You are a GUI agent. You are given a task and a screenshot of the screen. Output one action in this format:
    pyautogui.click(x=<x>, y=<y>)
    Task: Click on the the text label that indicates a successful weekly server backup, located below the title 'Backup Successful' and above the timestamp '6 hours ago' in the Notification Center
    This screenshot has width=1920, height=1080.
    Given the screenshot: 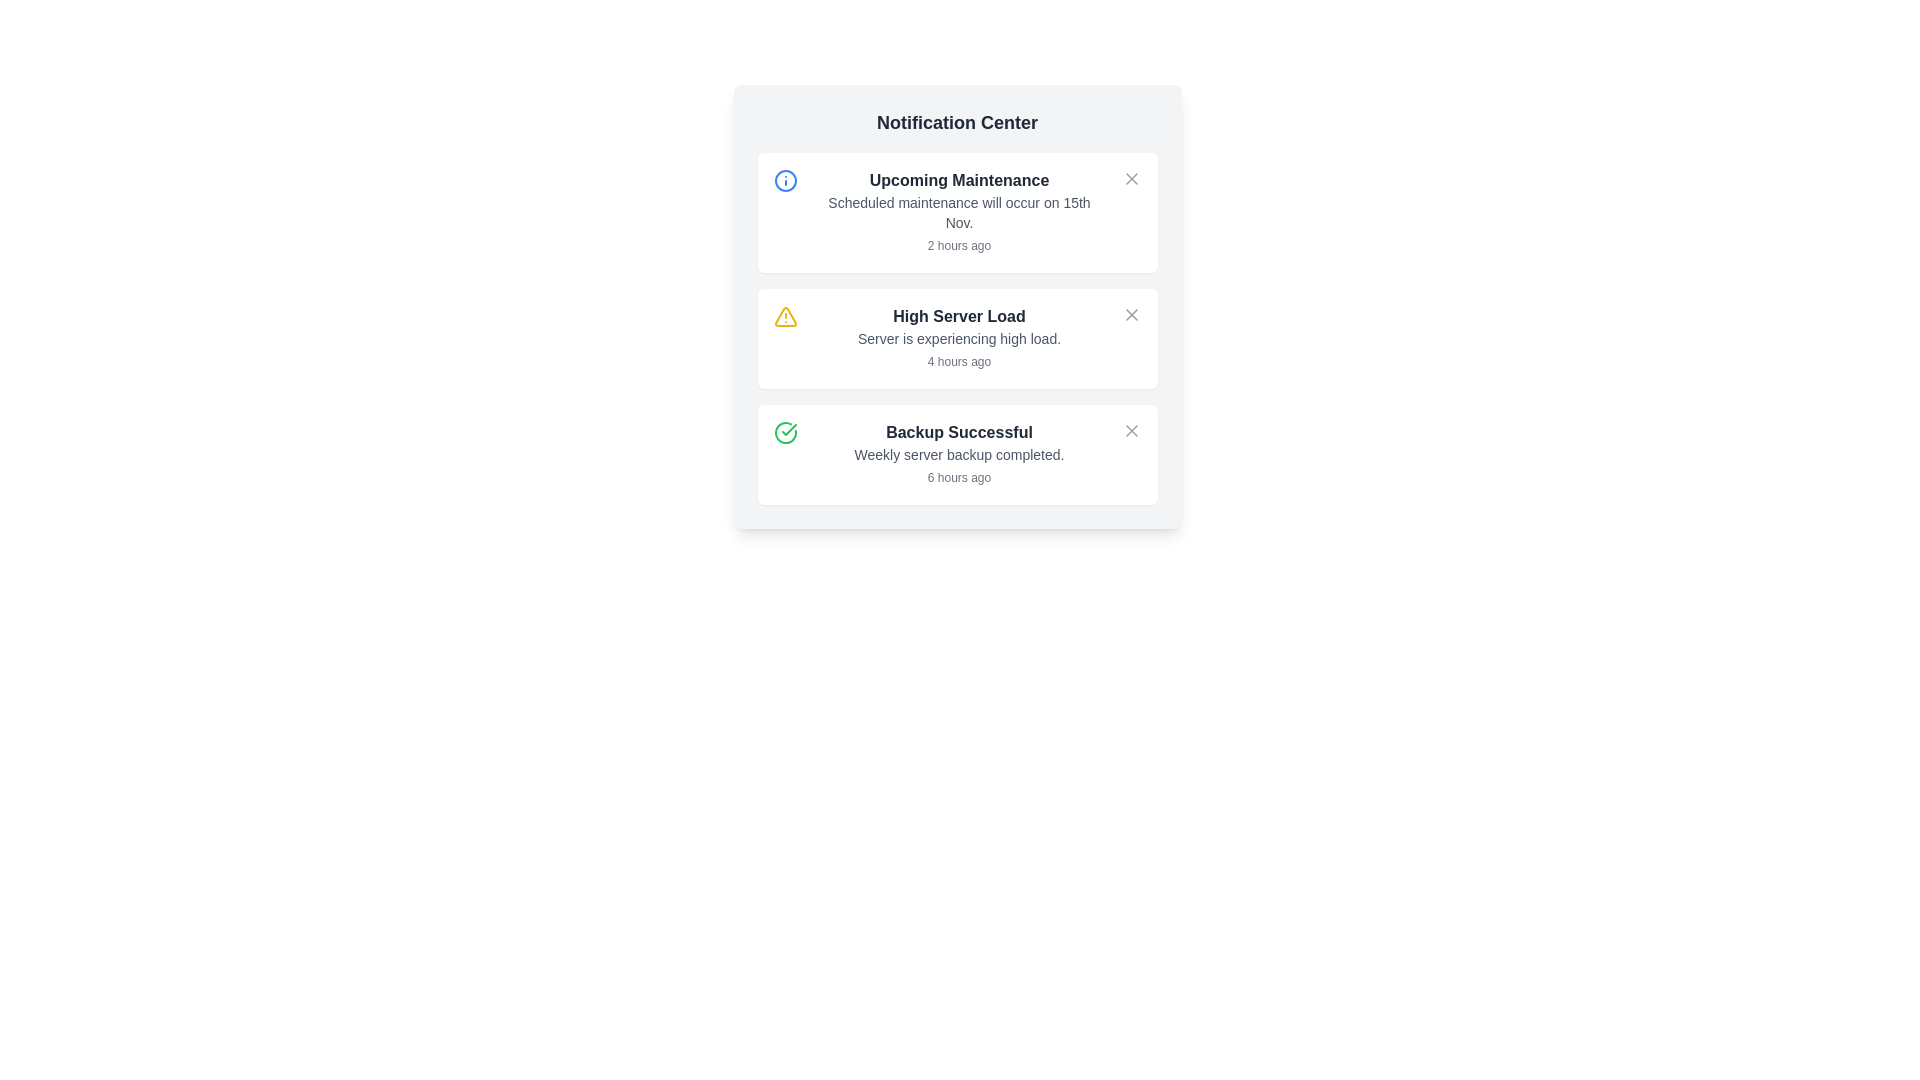 What is the action you would take?
    pyautogui.click(x=958, y=455)
    